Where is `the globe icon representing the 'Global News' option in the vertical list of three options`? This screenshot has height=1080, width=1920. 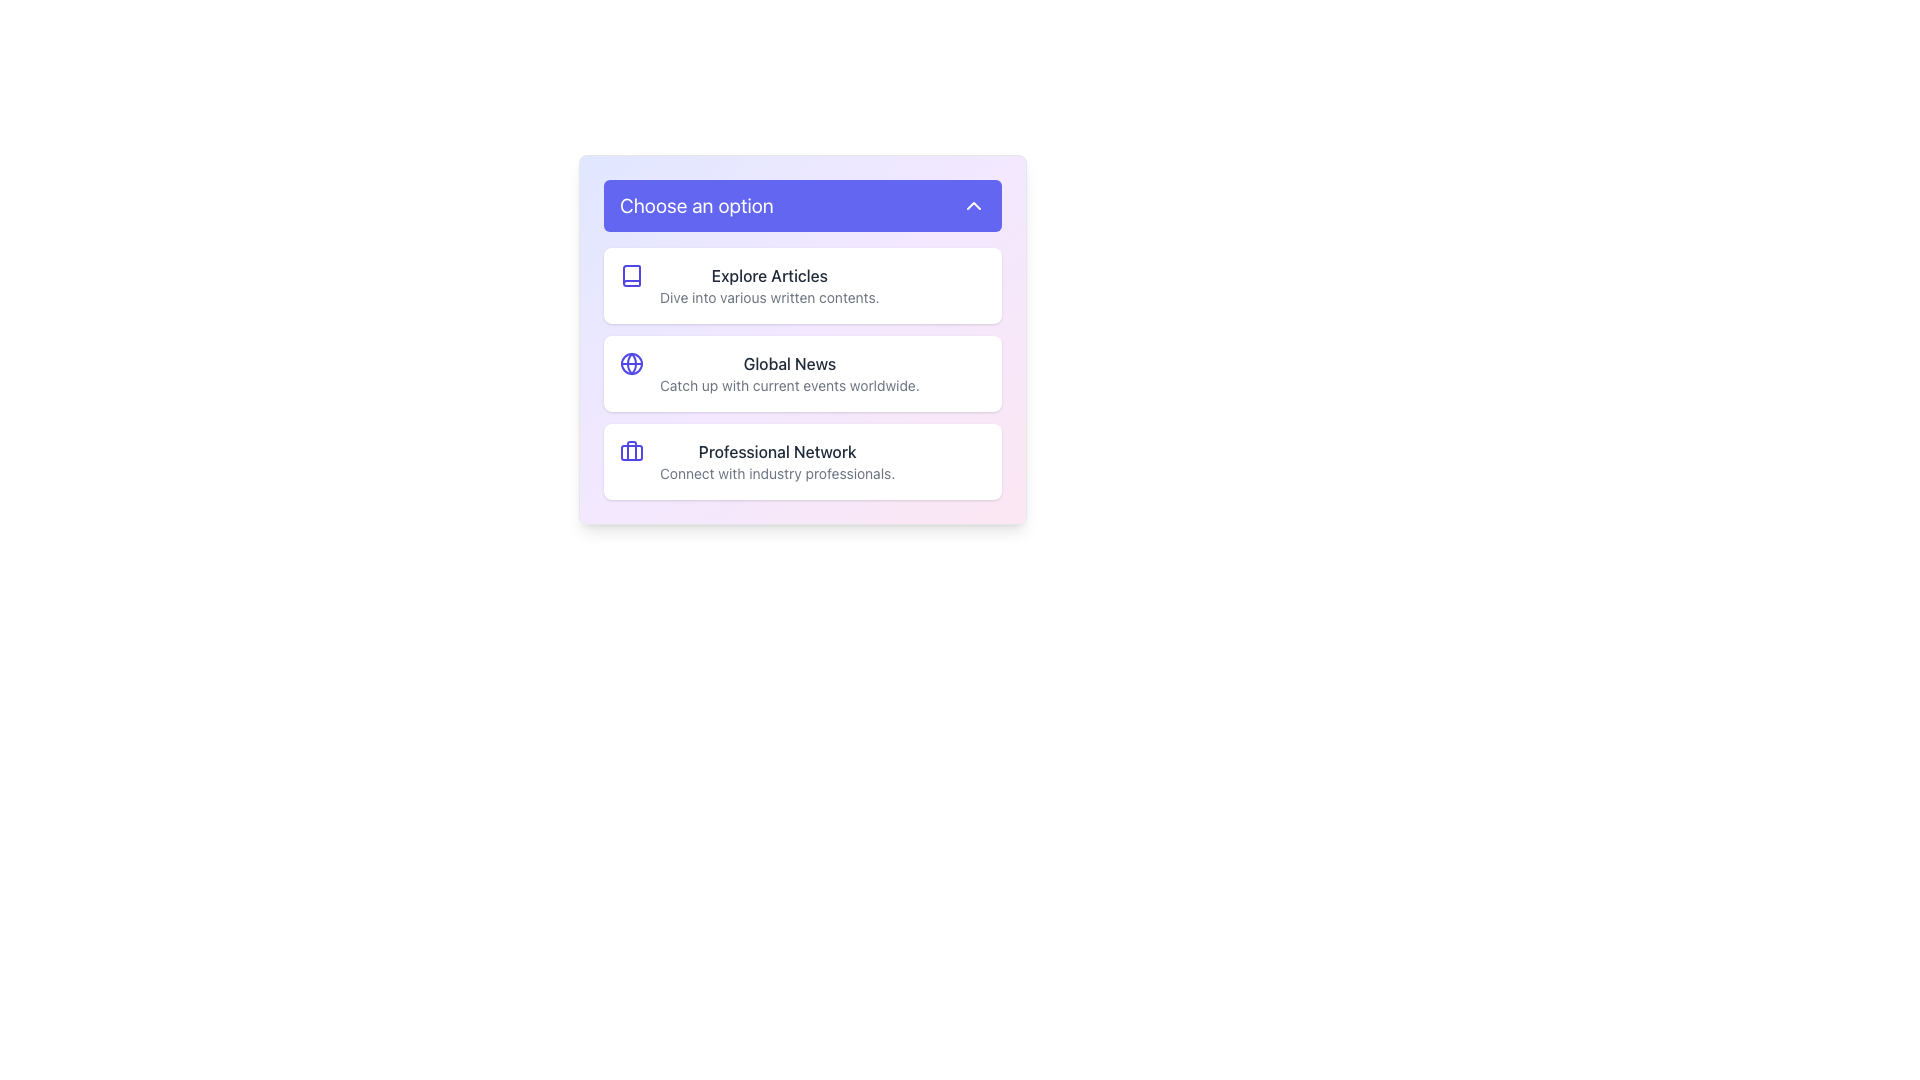
the globe icon representing the 'Global News' option in the vertical list of three options is located at coordinates (631, 363).